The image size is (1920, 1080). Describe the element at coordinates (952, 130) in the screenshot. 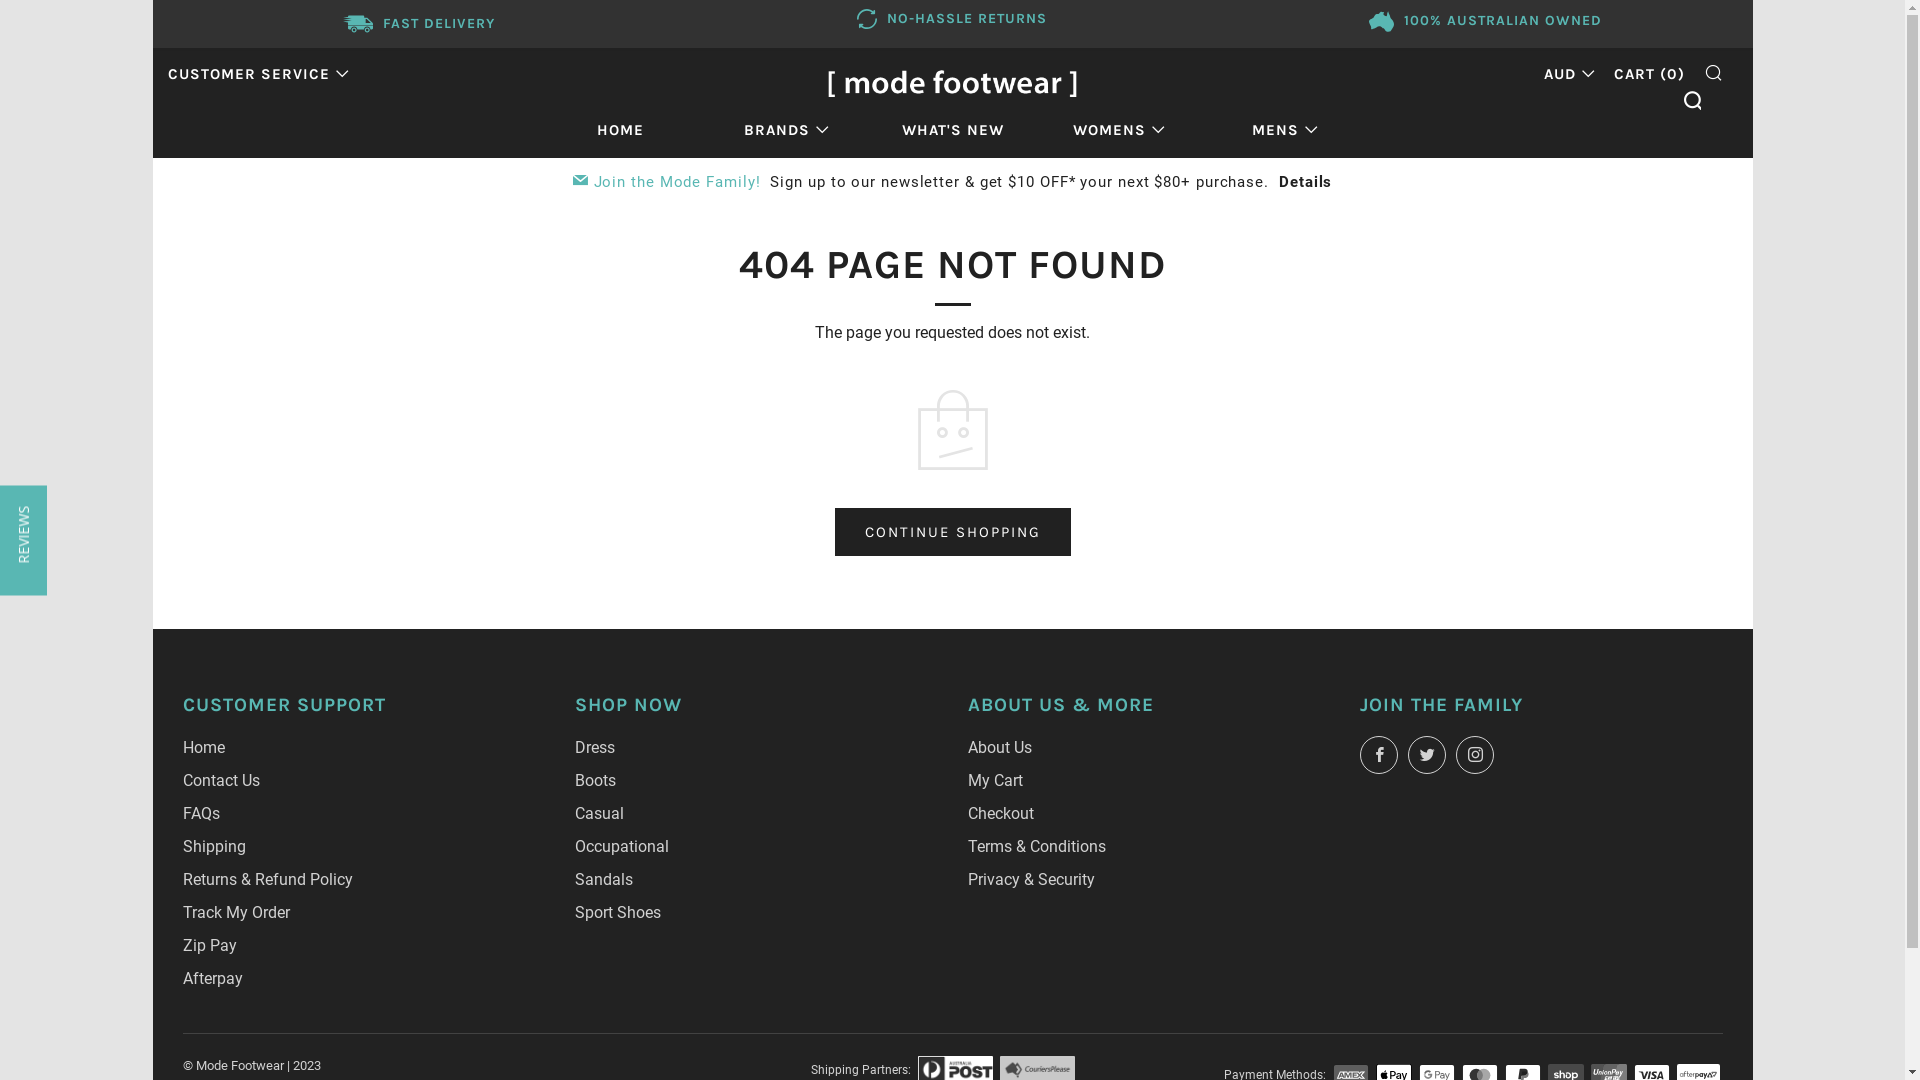

I see `'WHAT'S NEW'` at that location.